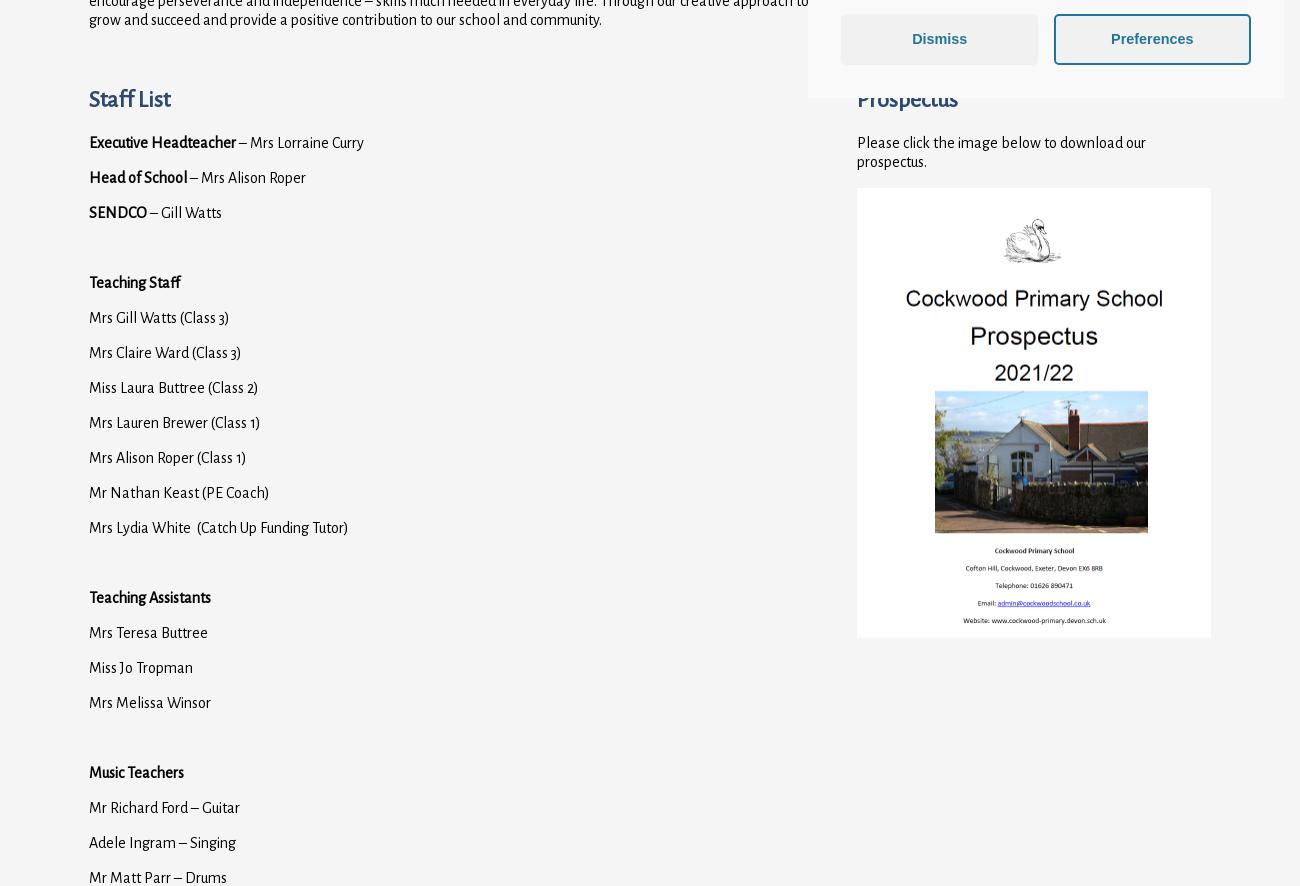  Describe the element at coordinates (179, 491) in the screenshot. I see `'Mr Nathan Keast (PE Coach)'` at that location.